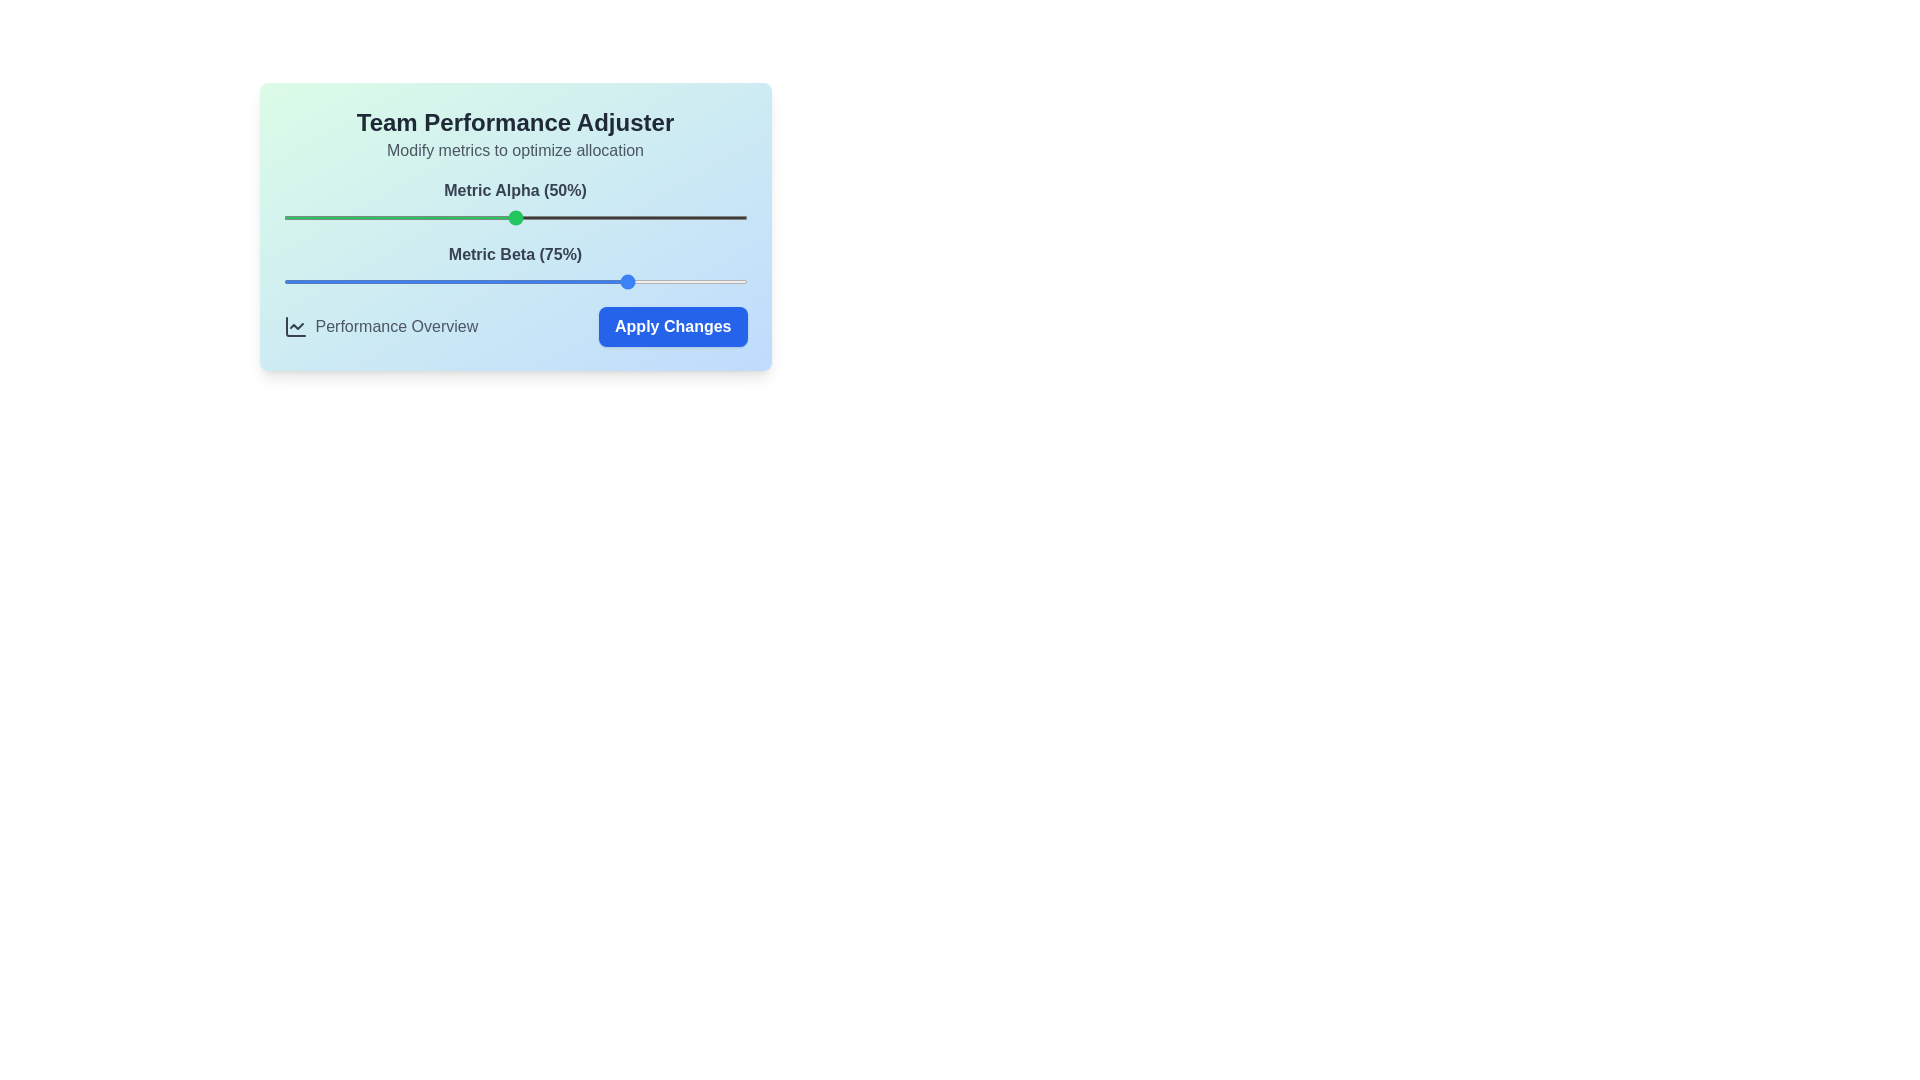 This screenshot has width=1920, height=1080. What do you see at coordinates (737, 218) in the screenshot?
I see `the Metric Alpha slider to set its value to 98` at bounding box center [737, 218].